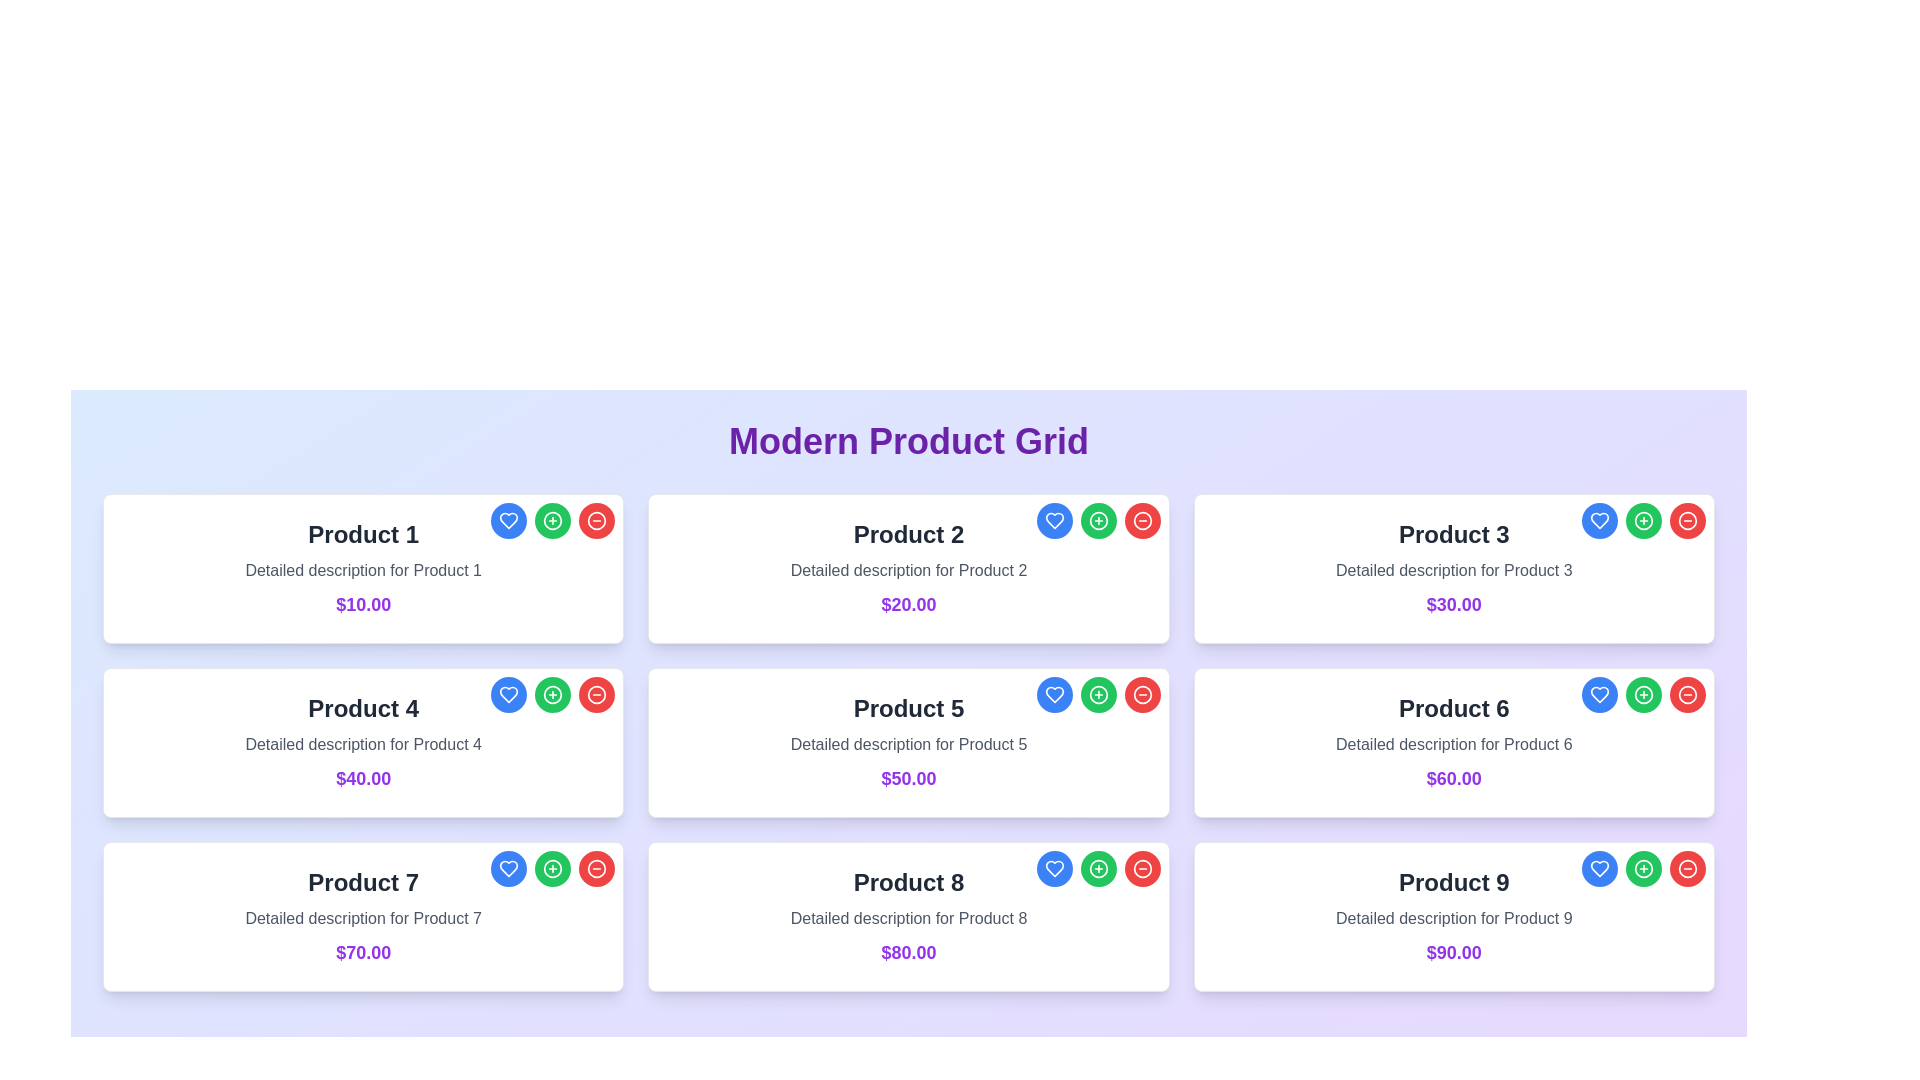 This screenshot has height=1080, width=1920. I want to click on the delete button located at the top-right corner of the card for 'Product 2', which is the third button from the left, to invoke its action, so click(1142, 519).